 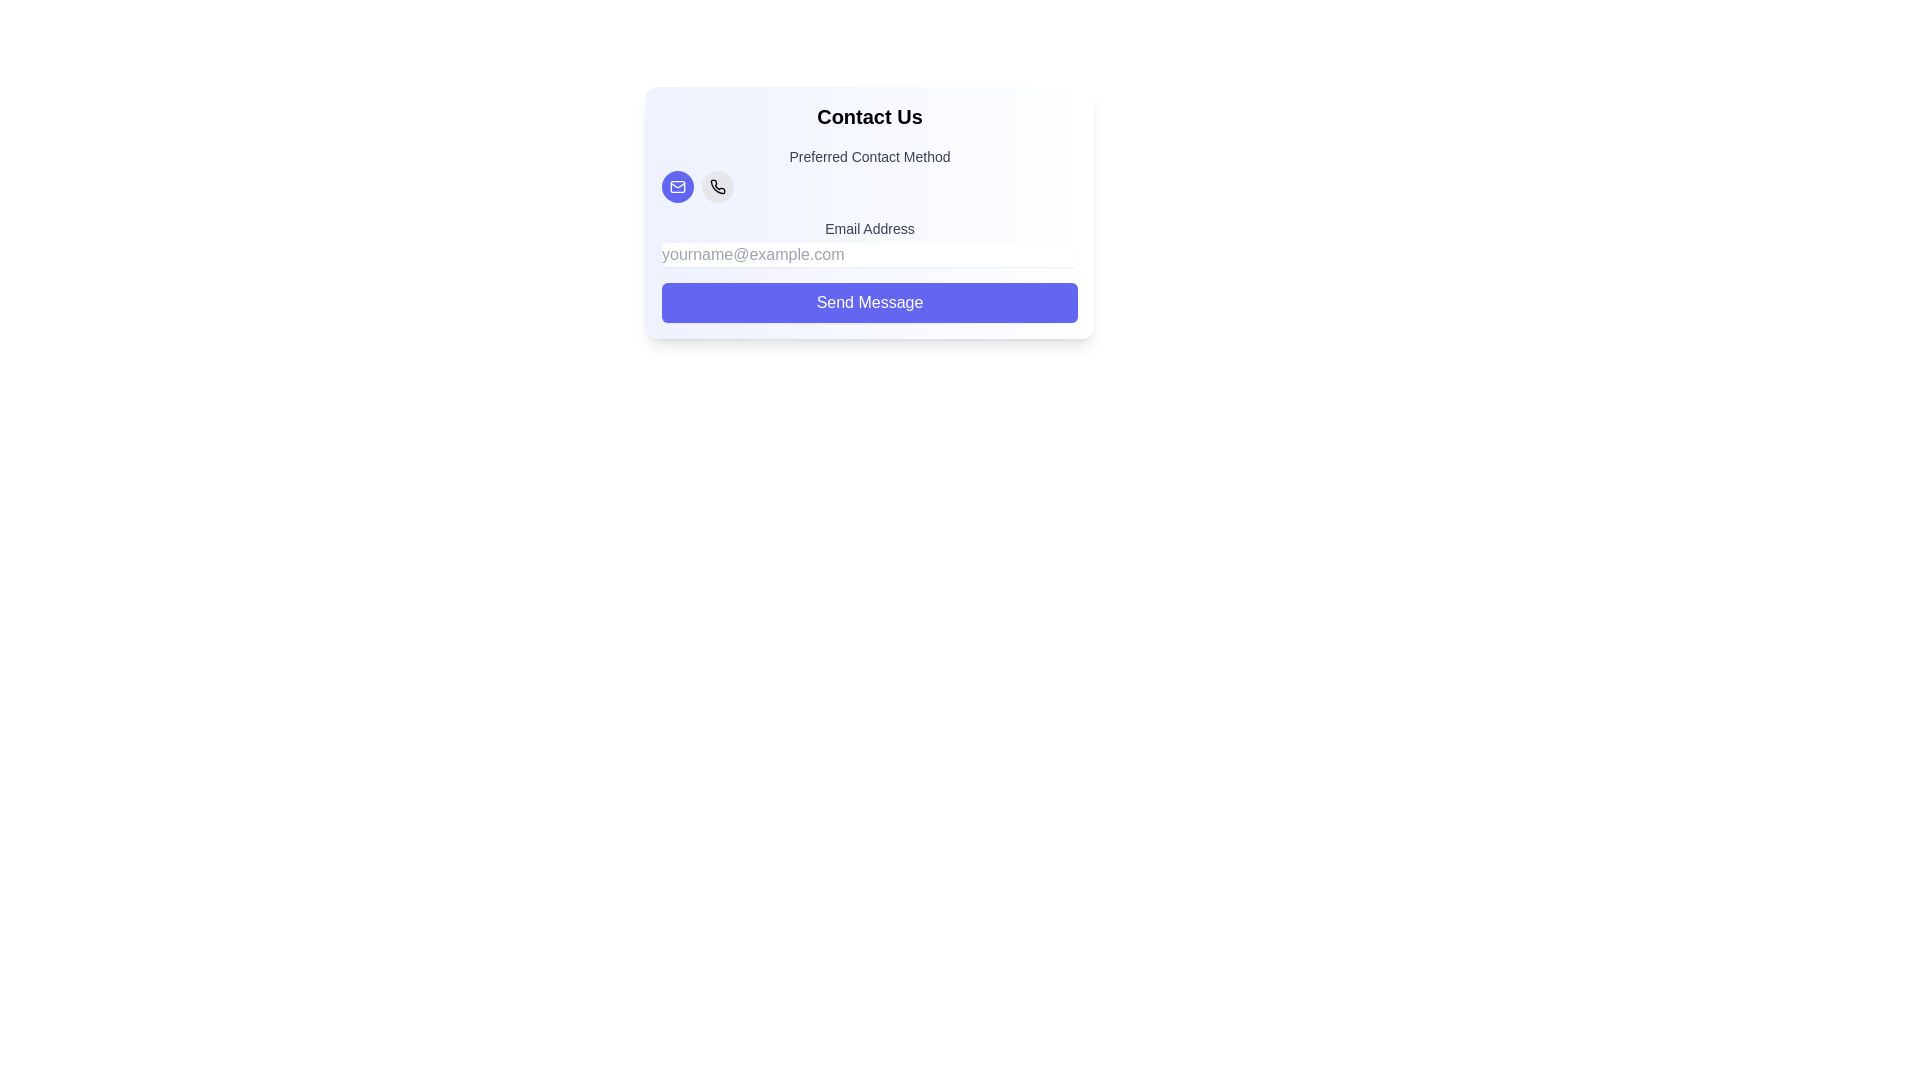 What do you see at coordinates (677, 186) in the screenshot?
I see `the leftmost icon in the contact method selection interface` at bounding box center [677, 186].